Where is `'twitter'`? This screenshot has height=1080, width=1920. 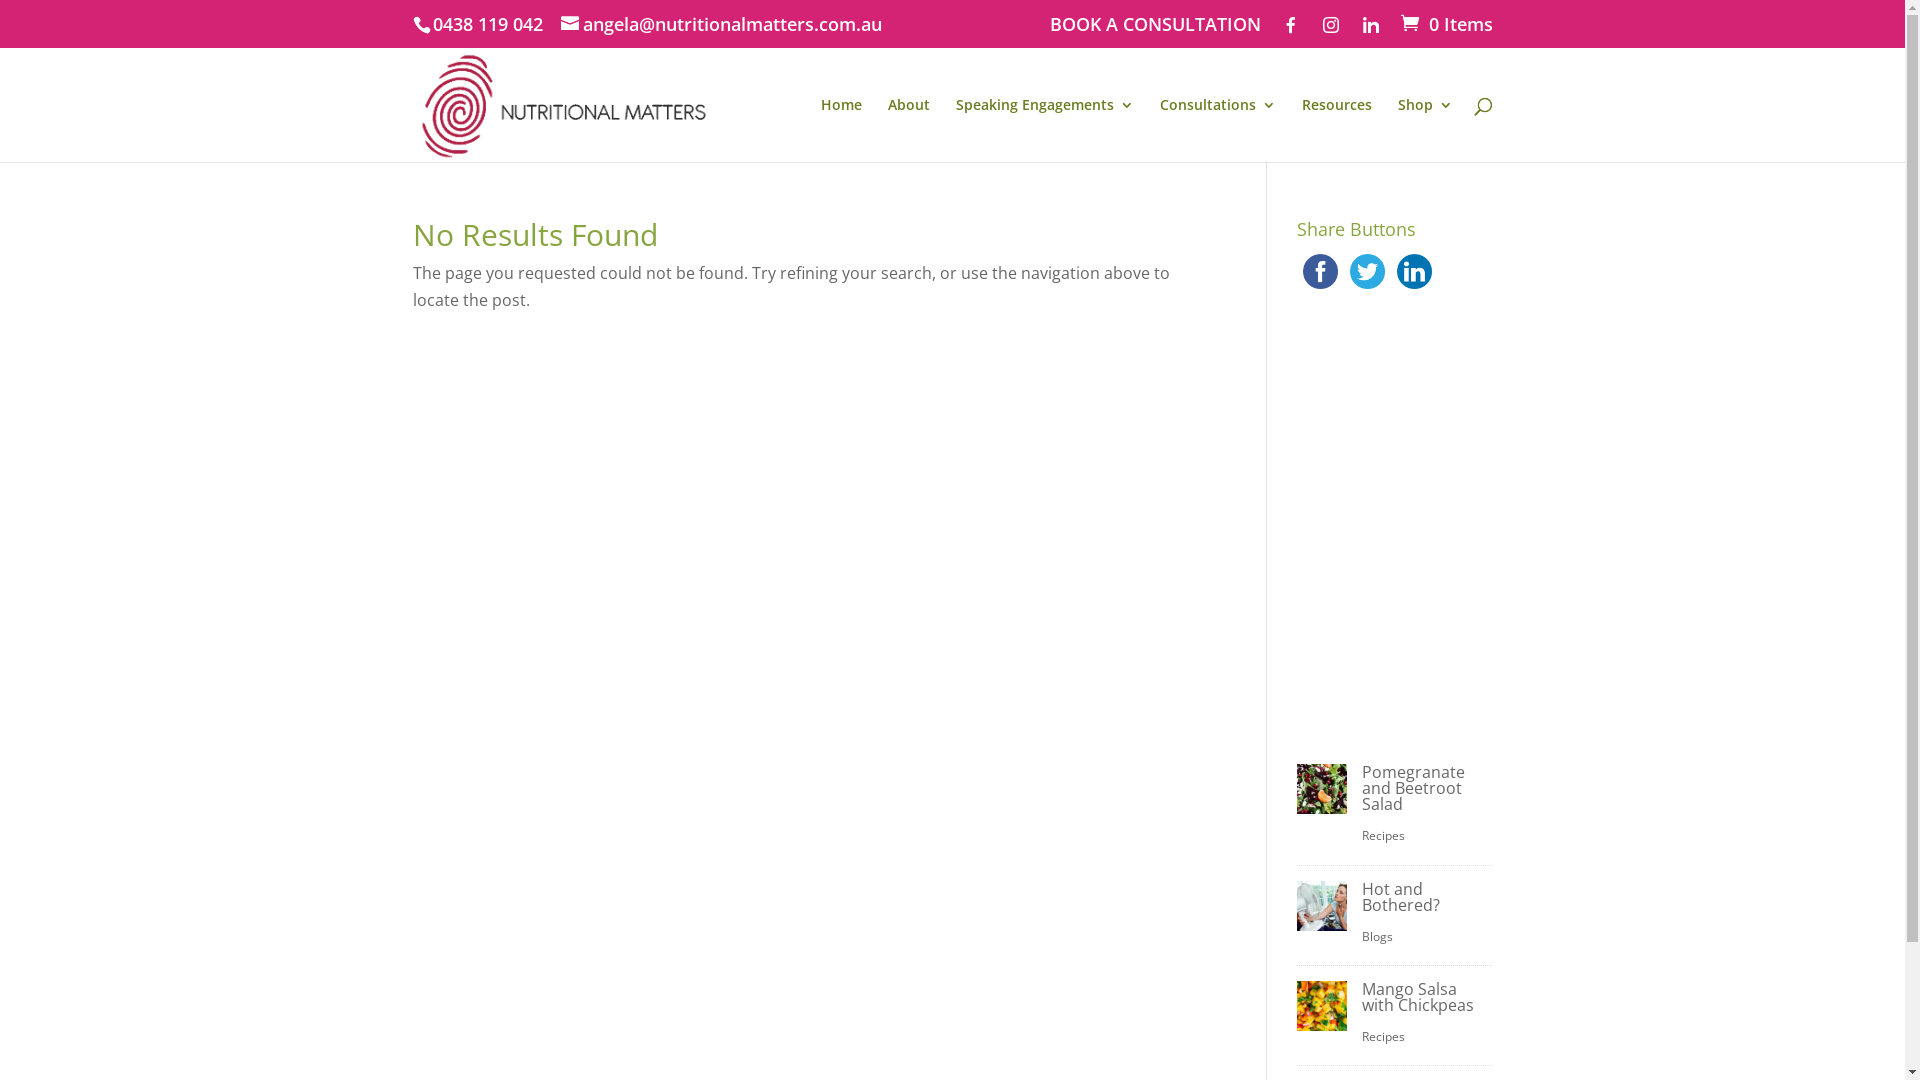
'twitter' is located at coordinates (1366, 271).